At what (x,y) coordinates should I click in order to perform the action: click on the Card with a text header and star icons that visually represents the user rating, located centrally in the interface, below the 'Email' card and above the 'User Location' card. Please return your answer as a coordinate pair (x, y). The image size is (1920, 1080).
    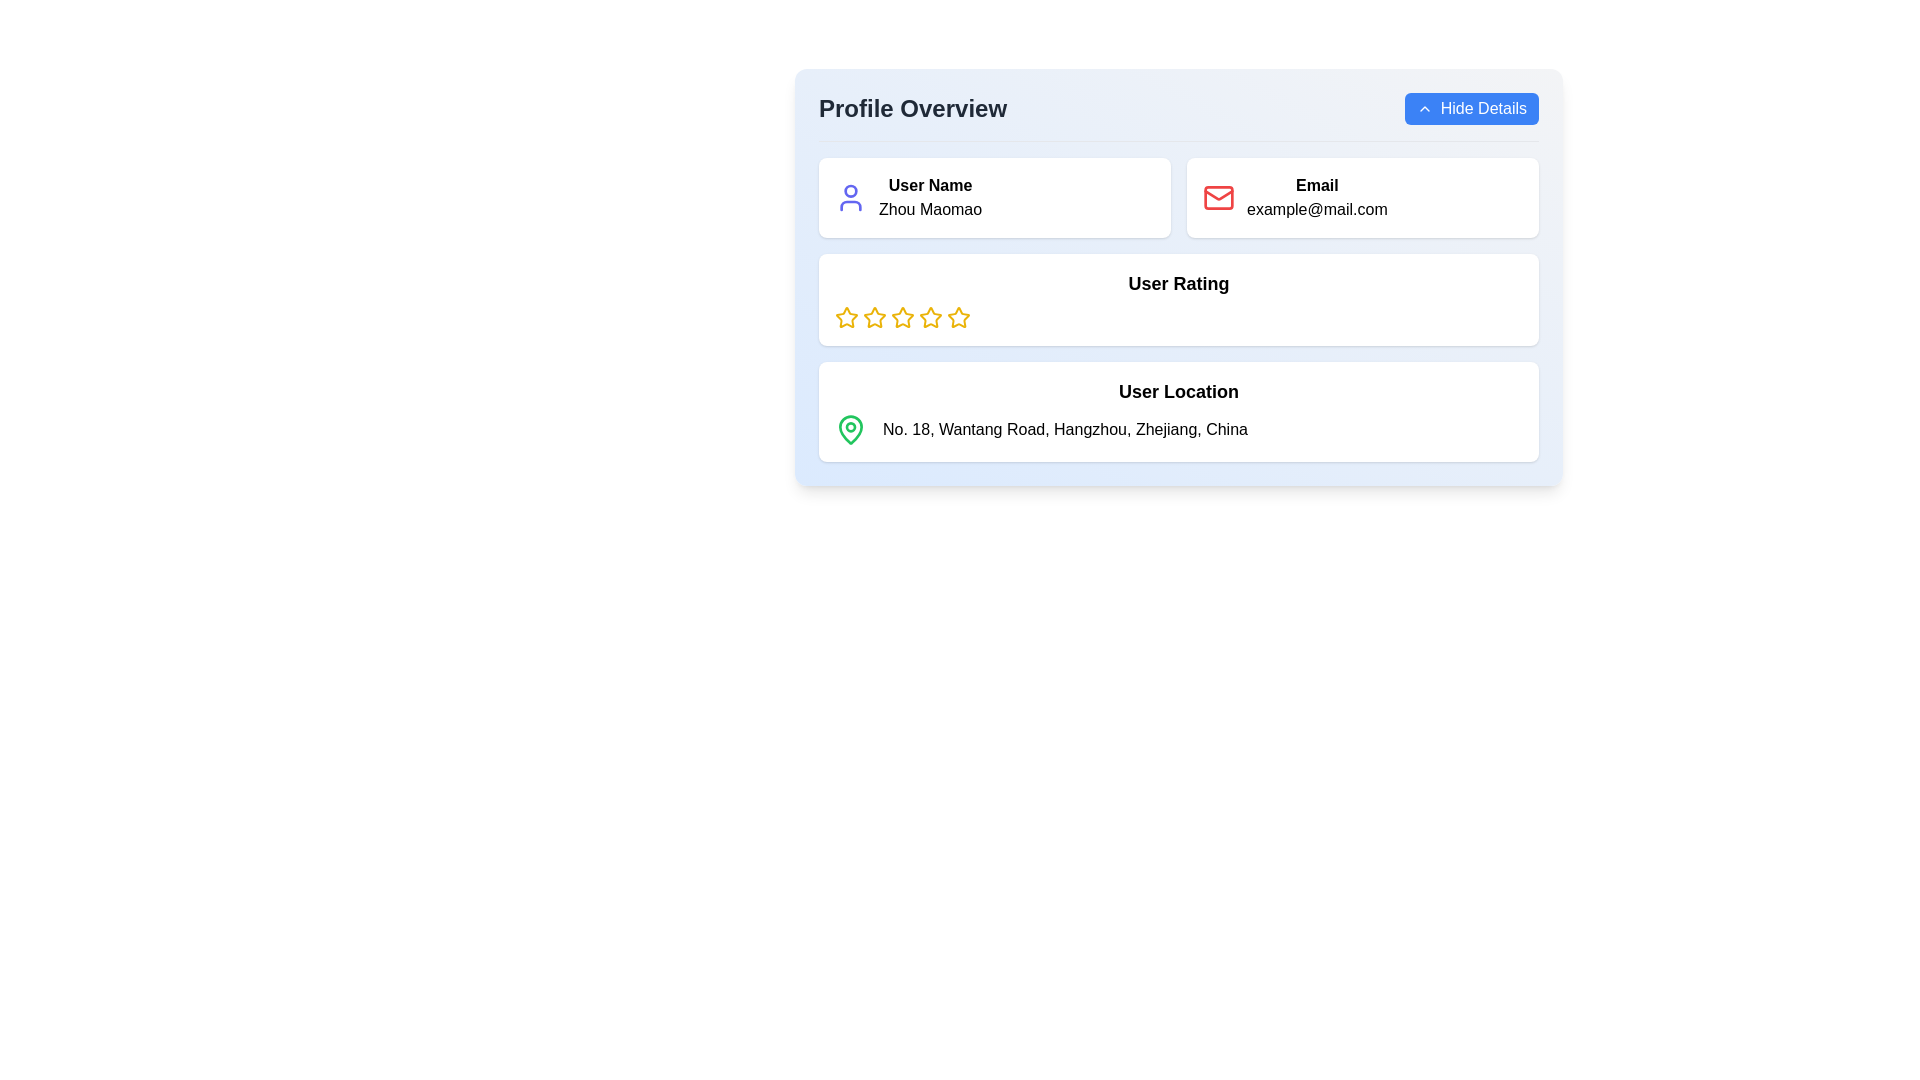
    Looking at the image, I should click on (1179, 300).